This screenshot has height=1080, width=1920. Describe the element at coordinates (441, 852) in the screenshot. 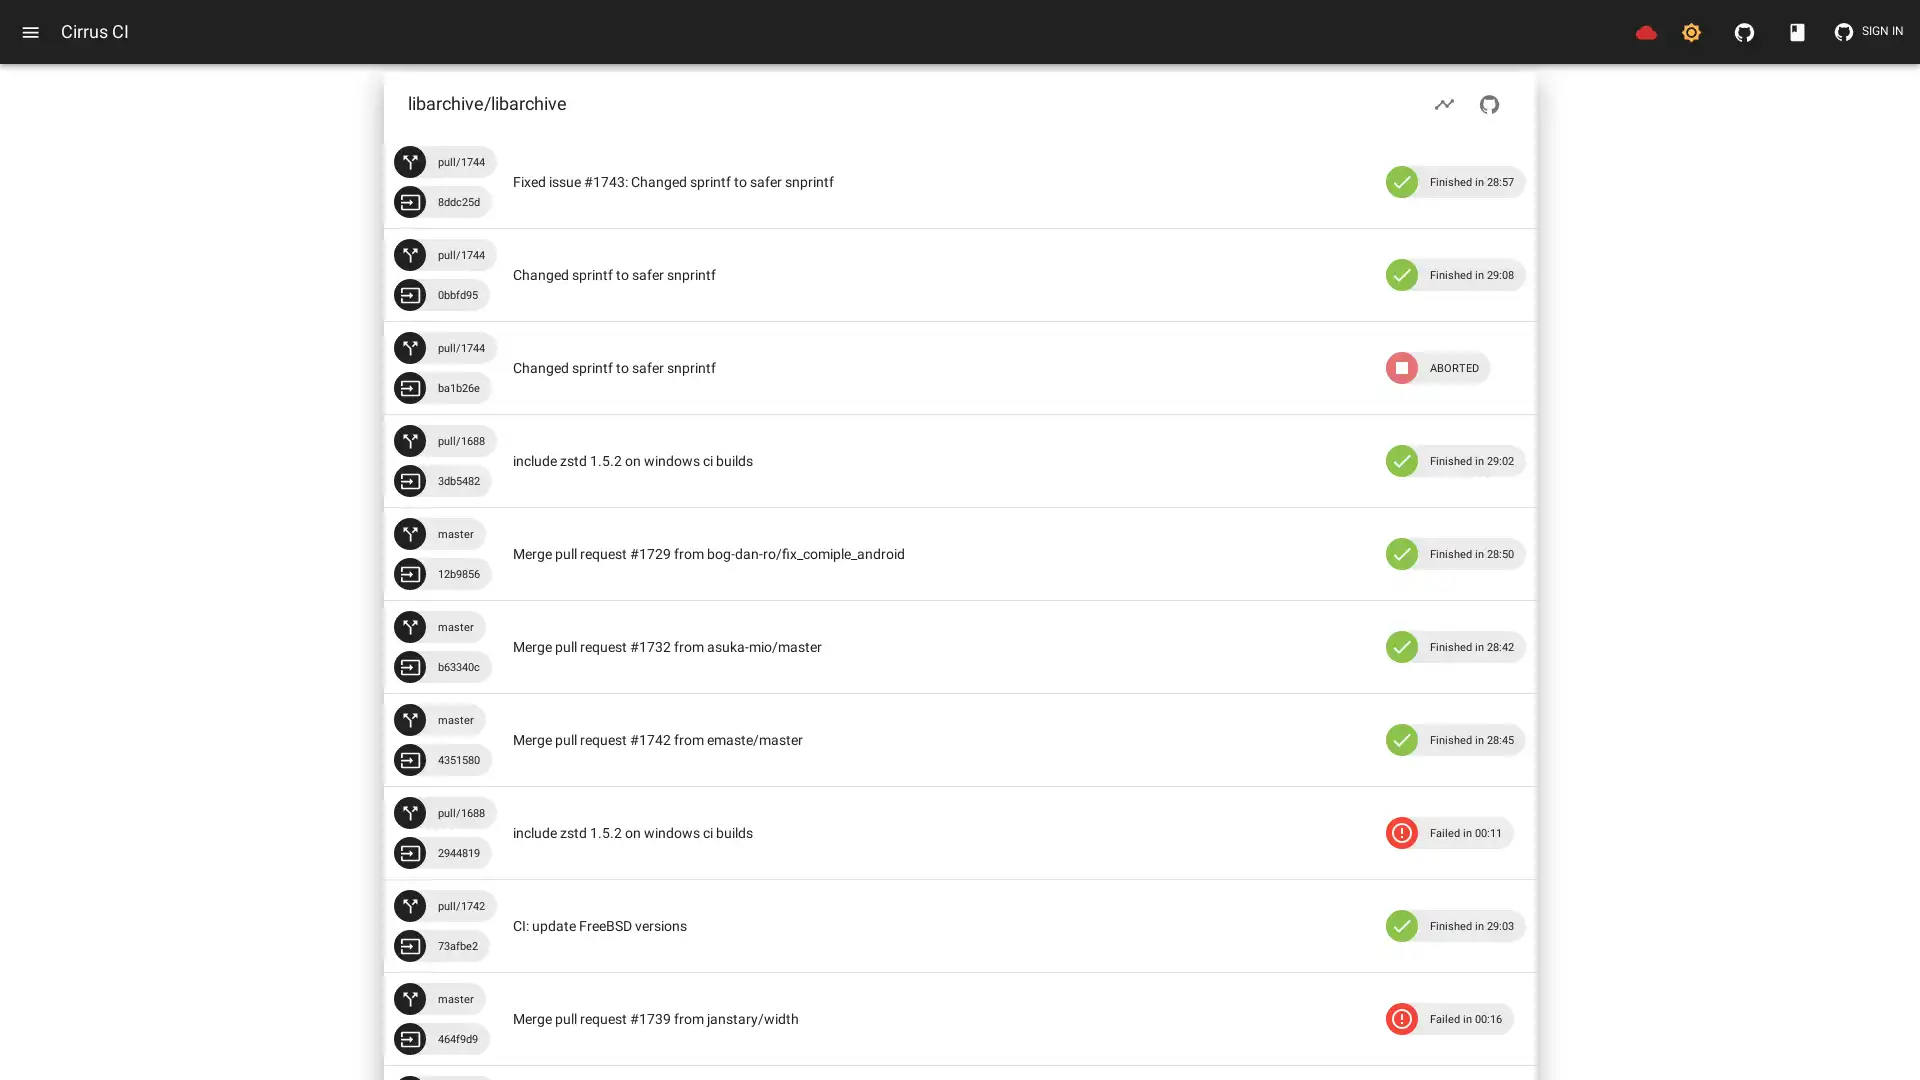

I see `2944819` at that location.